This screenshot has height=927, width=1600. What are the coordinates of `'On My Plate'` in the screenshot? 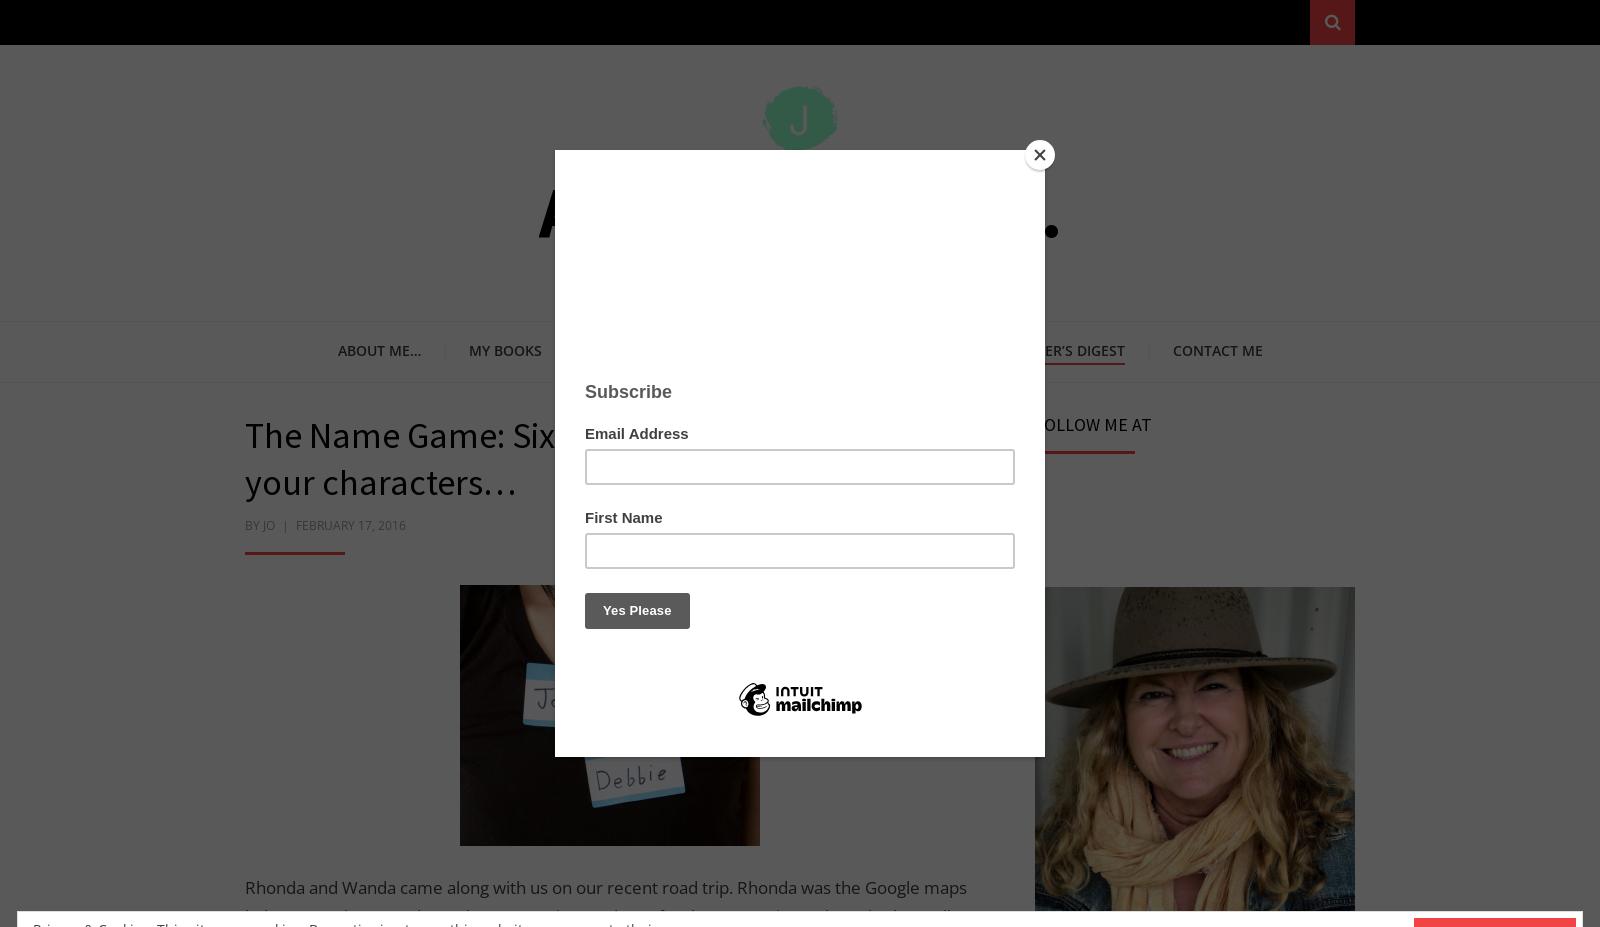 It's located at (587, 348).